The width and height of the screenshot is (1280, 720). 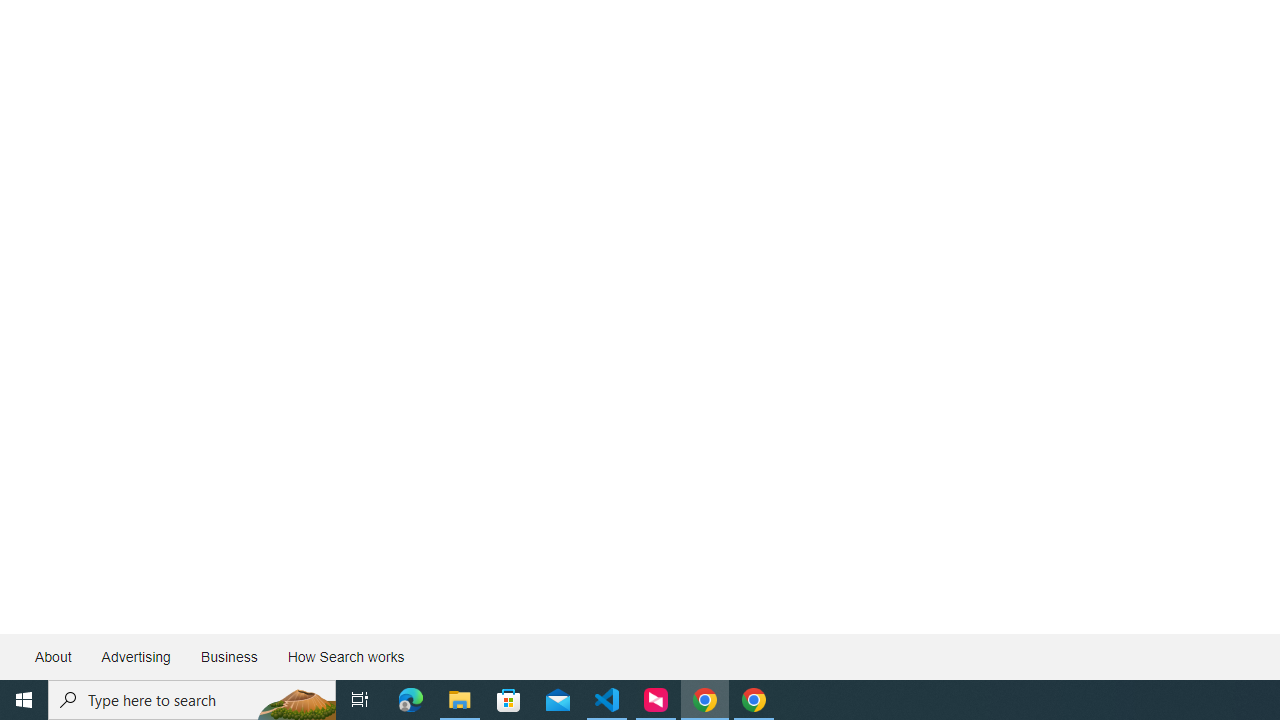 I want to click on 'About', so click(x=53, y=657).